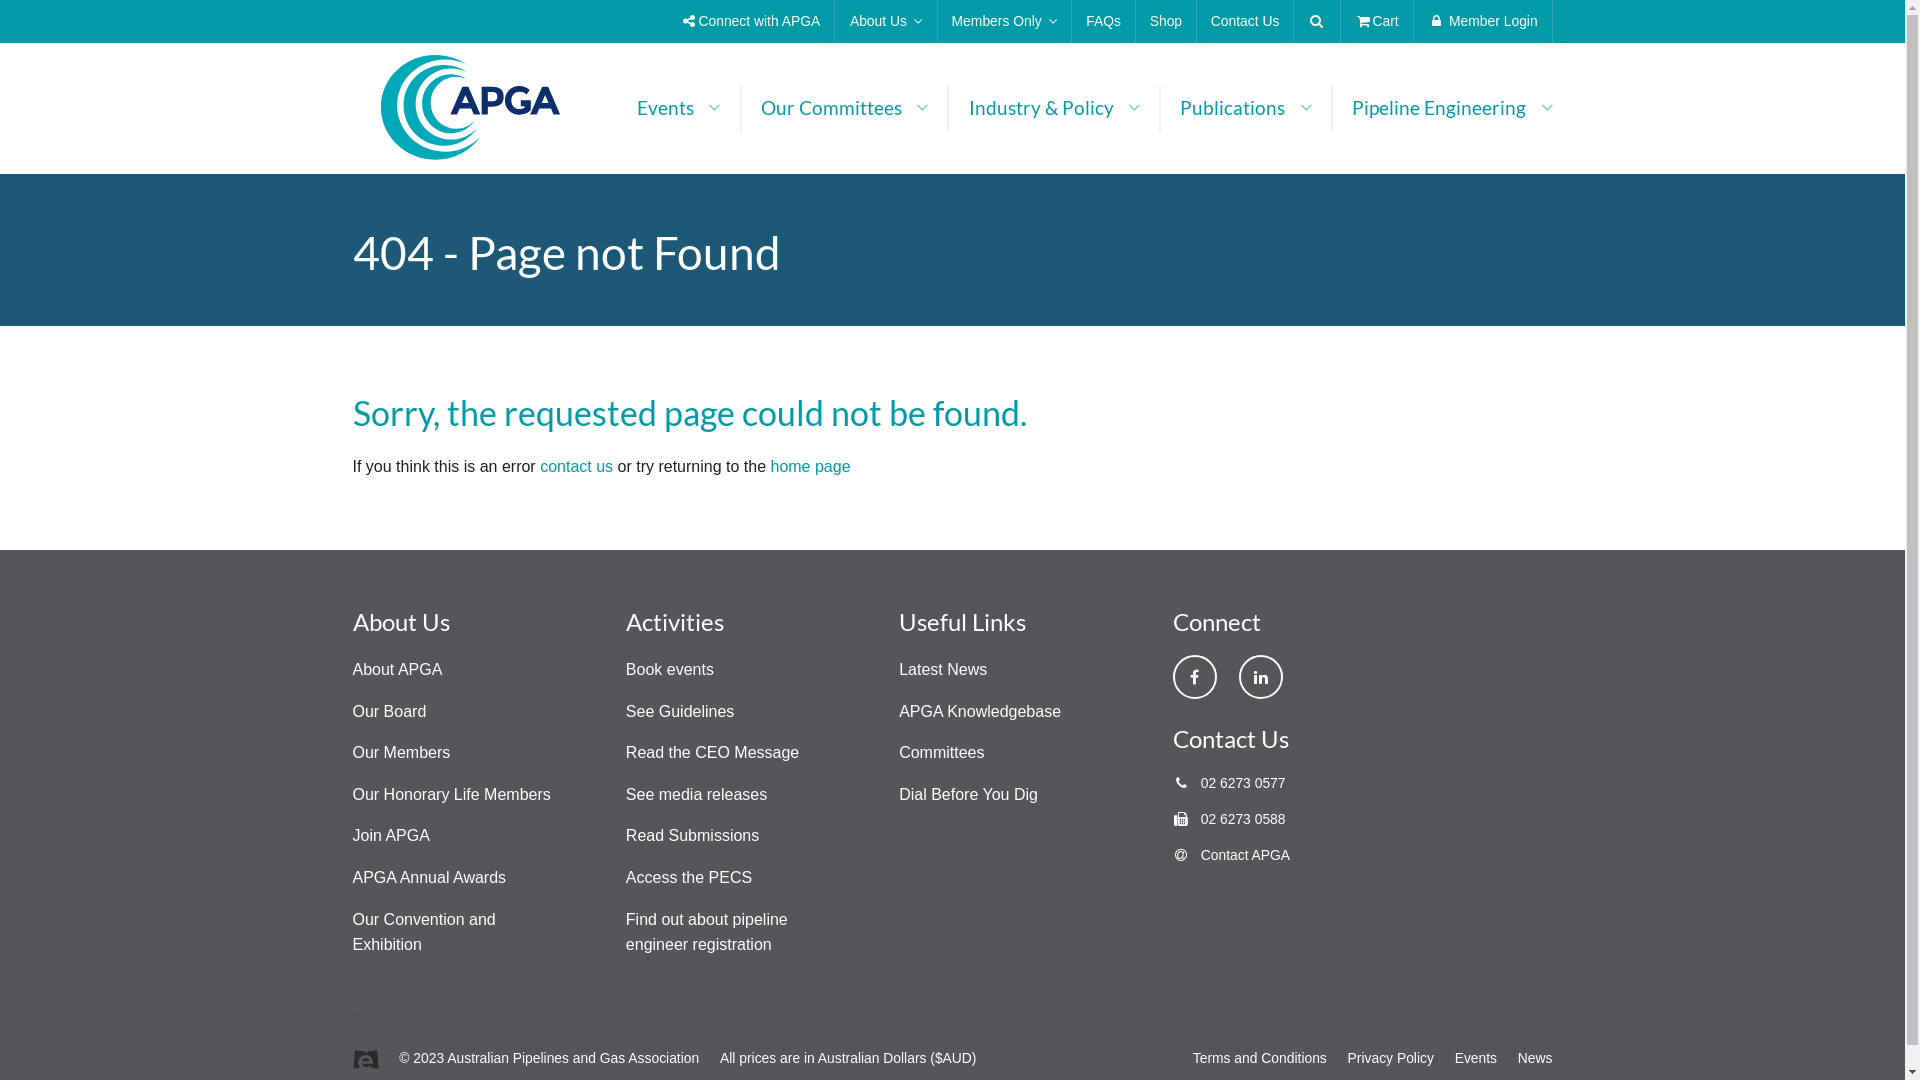 The width and height of the screenshot is (1920, 1080). Describe the element at coordinates (390, 835) in the screenshot. I see `'Join APGA'` at that location.